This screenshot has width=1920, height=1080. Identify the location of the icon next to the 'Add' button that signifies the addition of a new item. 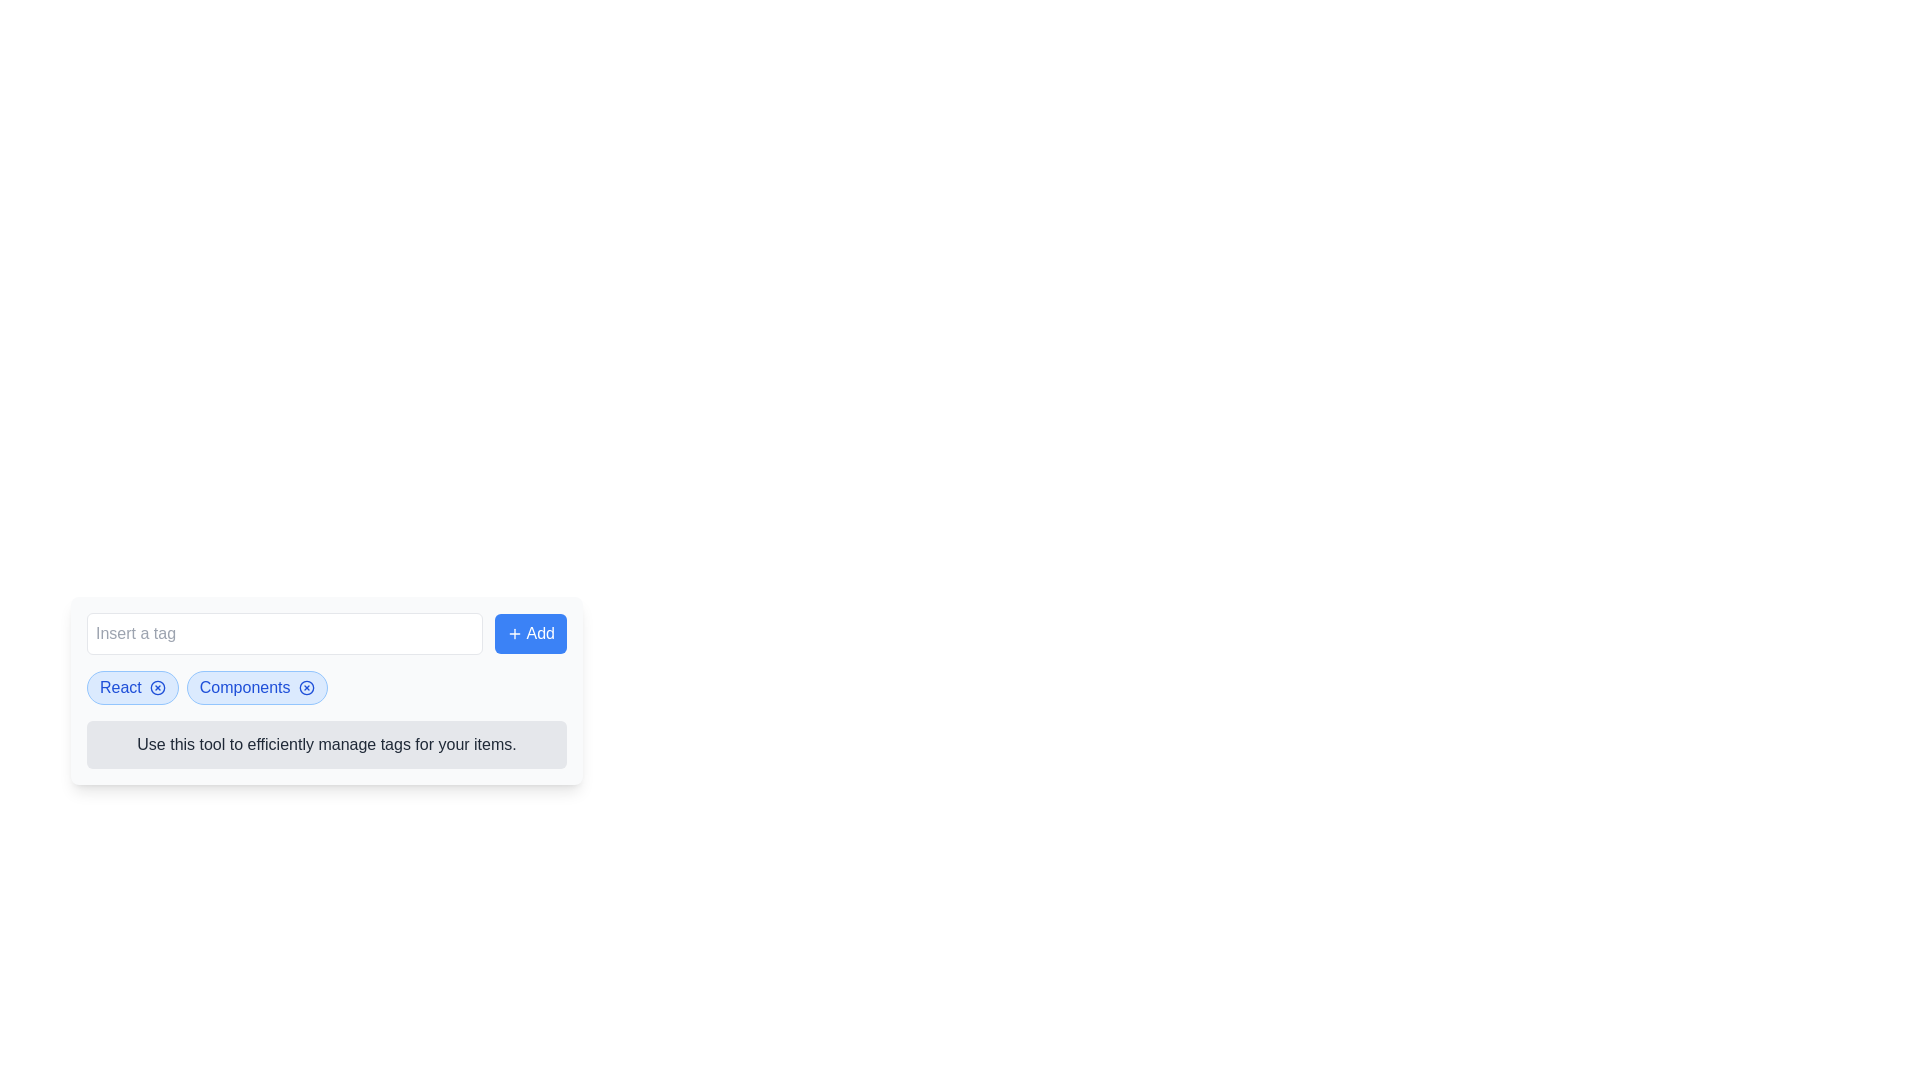
(514, 633).